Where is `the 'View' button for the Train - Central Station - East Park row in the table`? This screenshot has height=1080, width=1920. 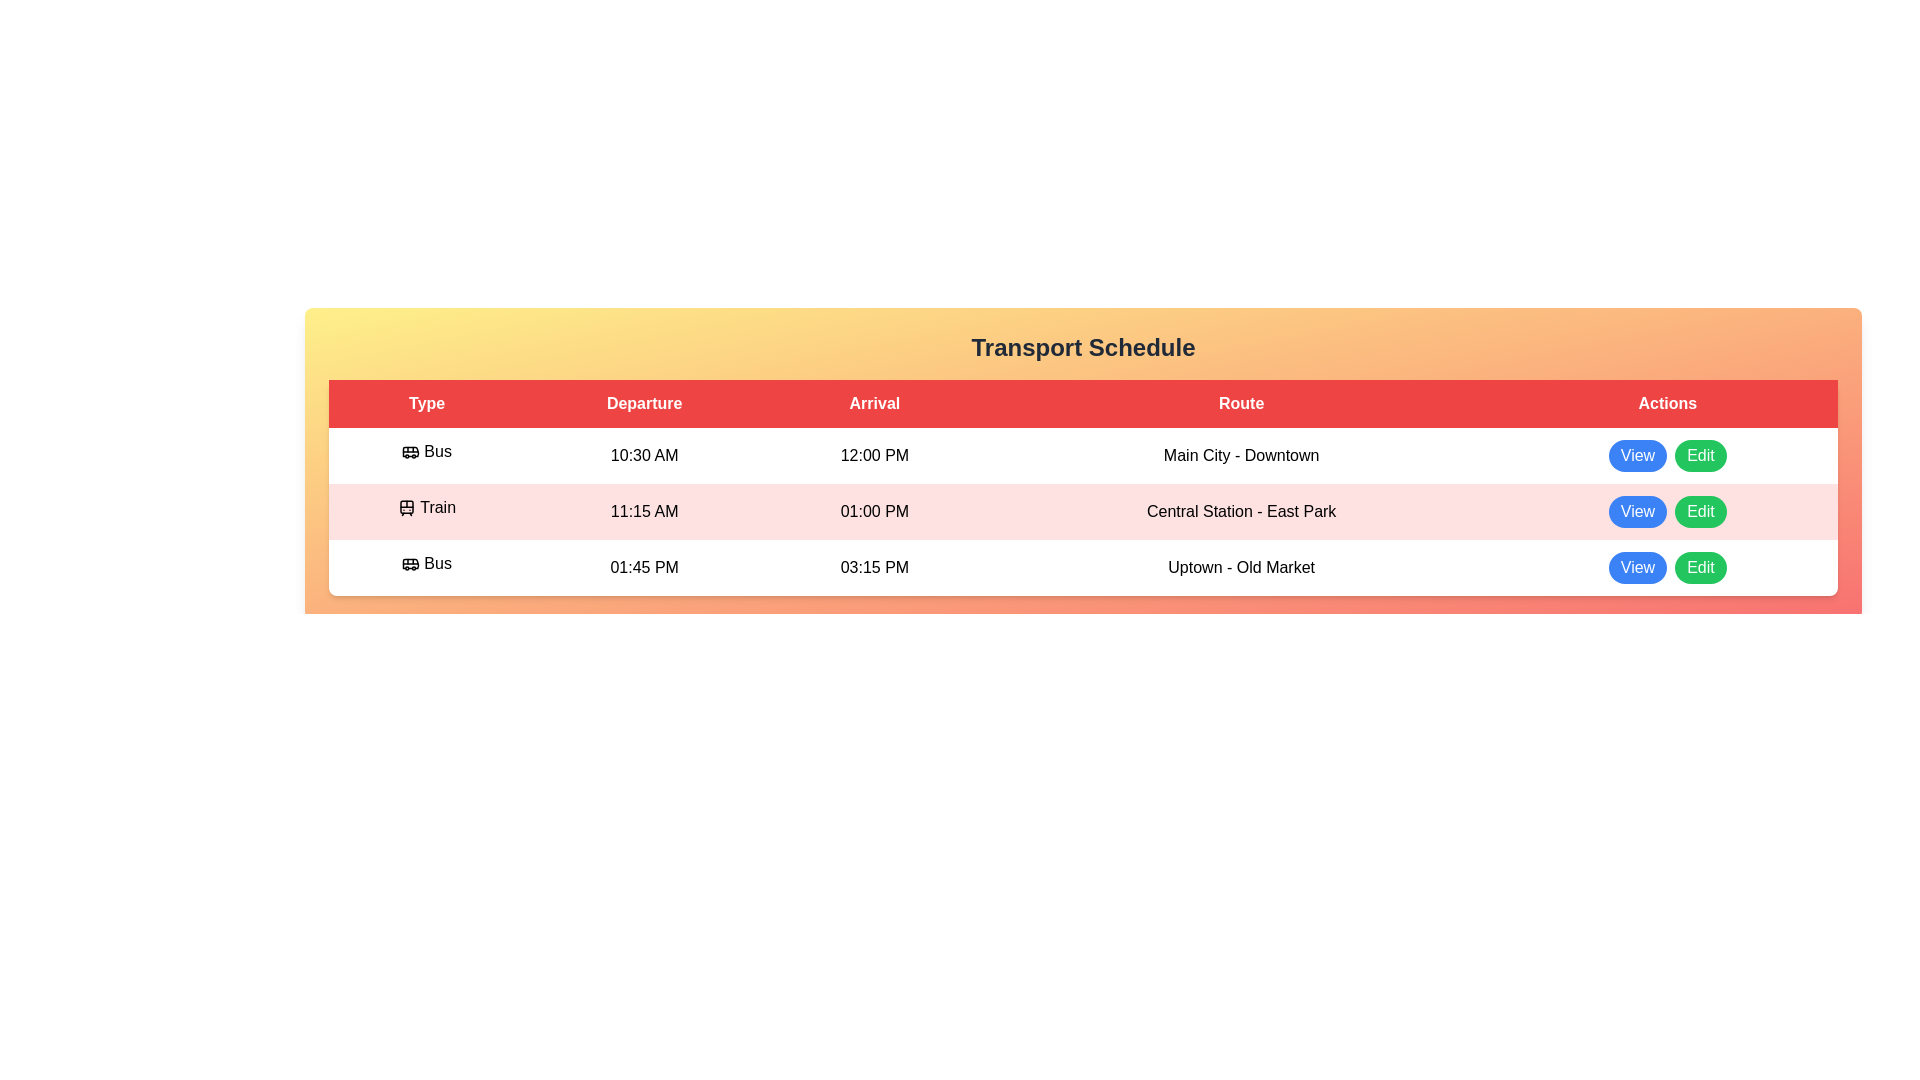
the 'View' button for the Train - Central Station - East Park row in the table is located at coordinates (1637, 511).